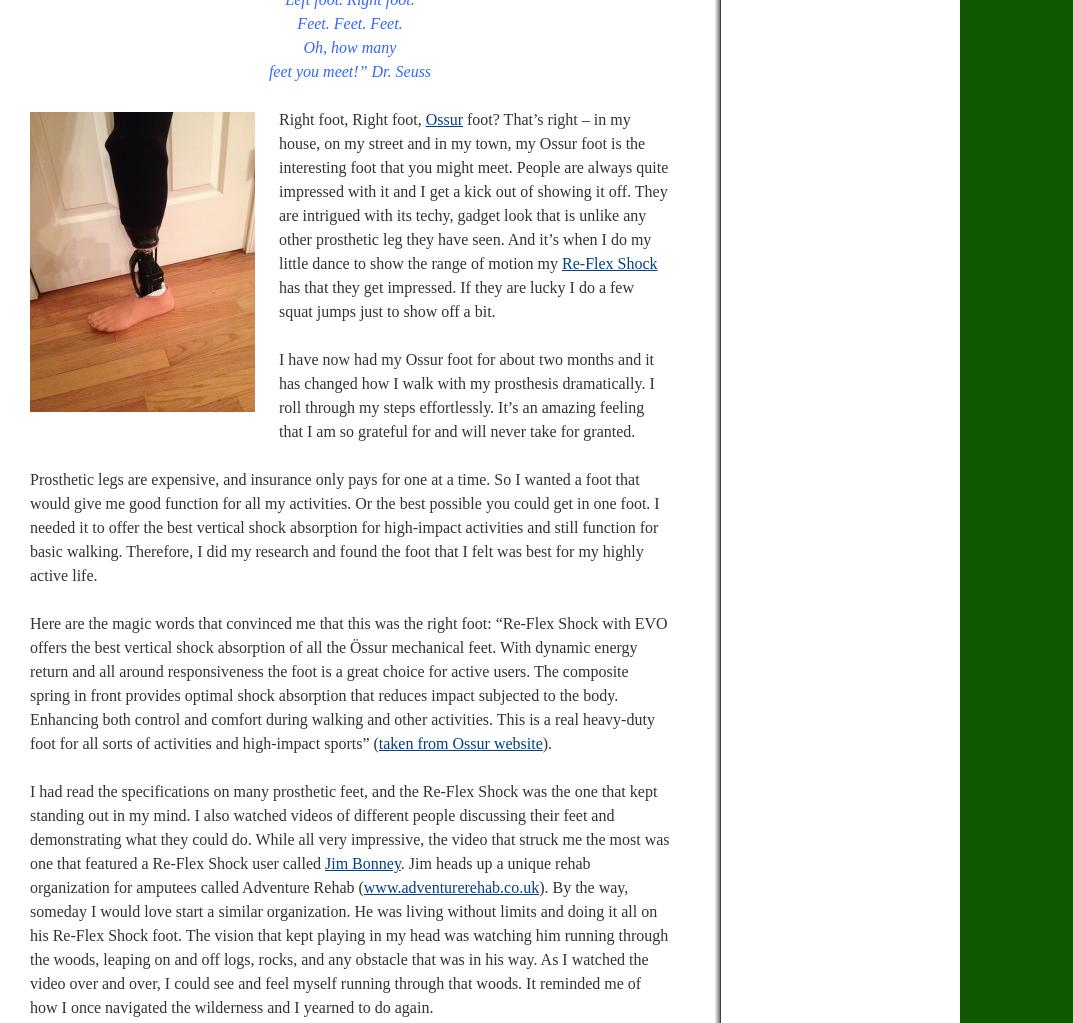 The image size is (1073, 1023). What do you see at coordinates (344, 526) in the screenshot?
I see `'Prosthetic legs are expensive, and insurance only pays for one at a time. So I wanted a foot that would give me good function for all my activities. Or the best possible you could get in one foot. I needed it to offer the best vertical shock absorption for high-impact activities and still function for basic walking. Therefore, I did my research and found the foot that I felt was best for my highly active life.'` at bounding box center [344, 526].